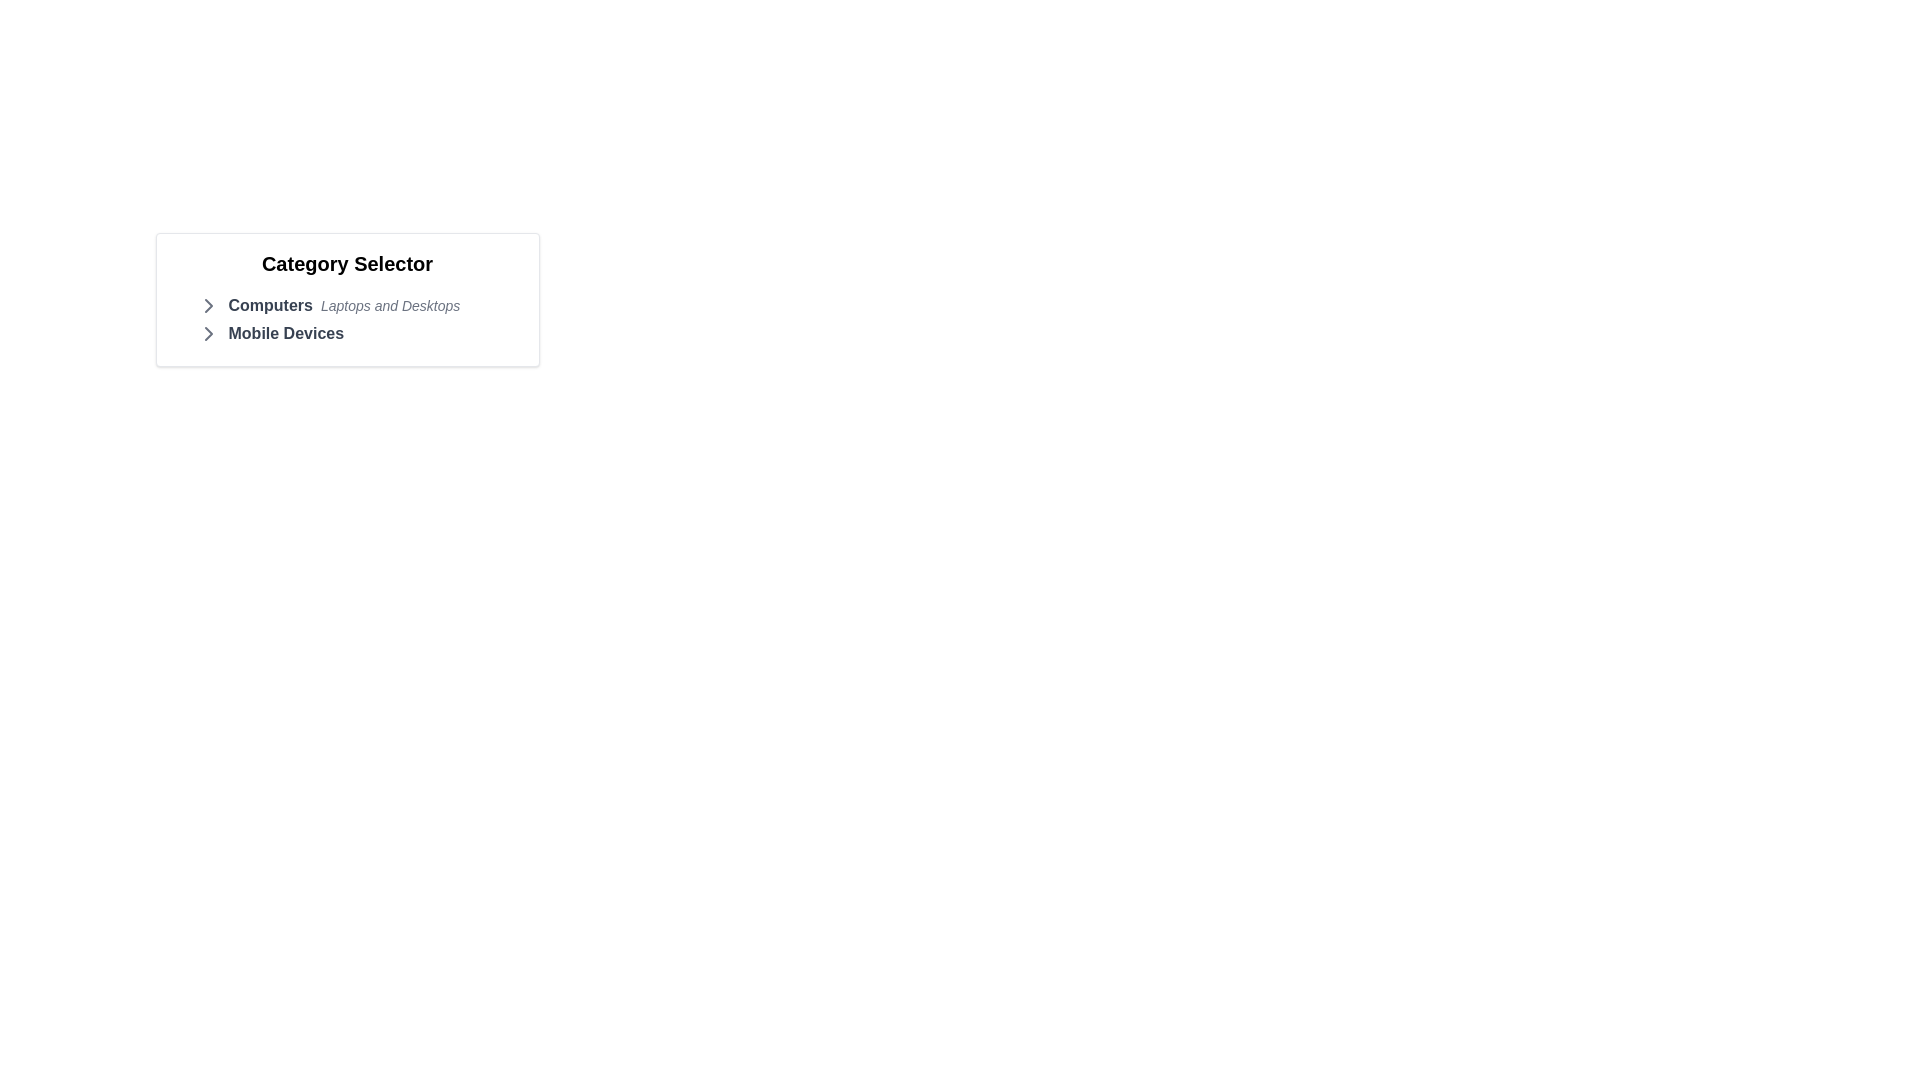  What do you see at coordinates (359, 333) in the screenshot?
I see `the 'Mobile Devices' category label` at bounding box center [359, 333].